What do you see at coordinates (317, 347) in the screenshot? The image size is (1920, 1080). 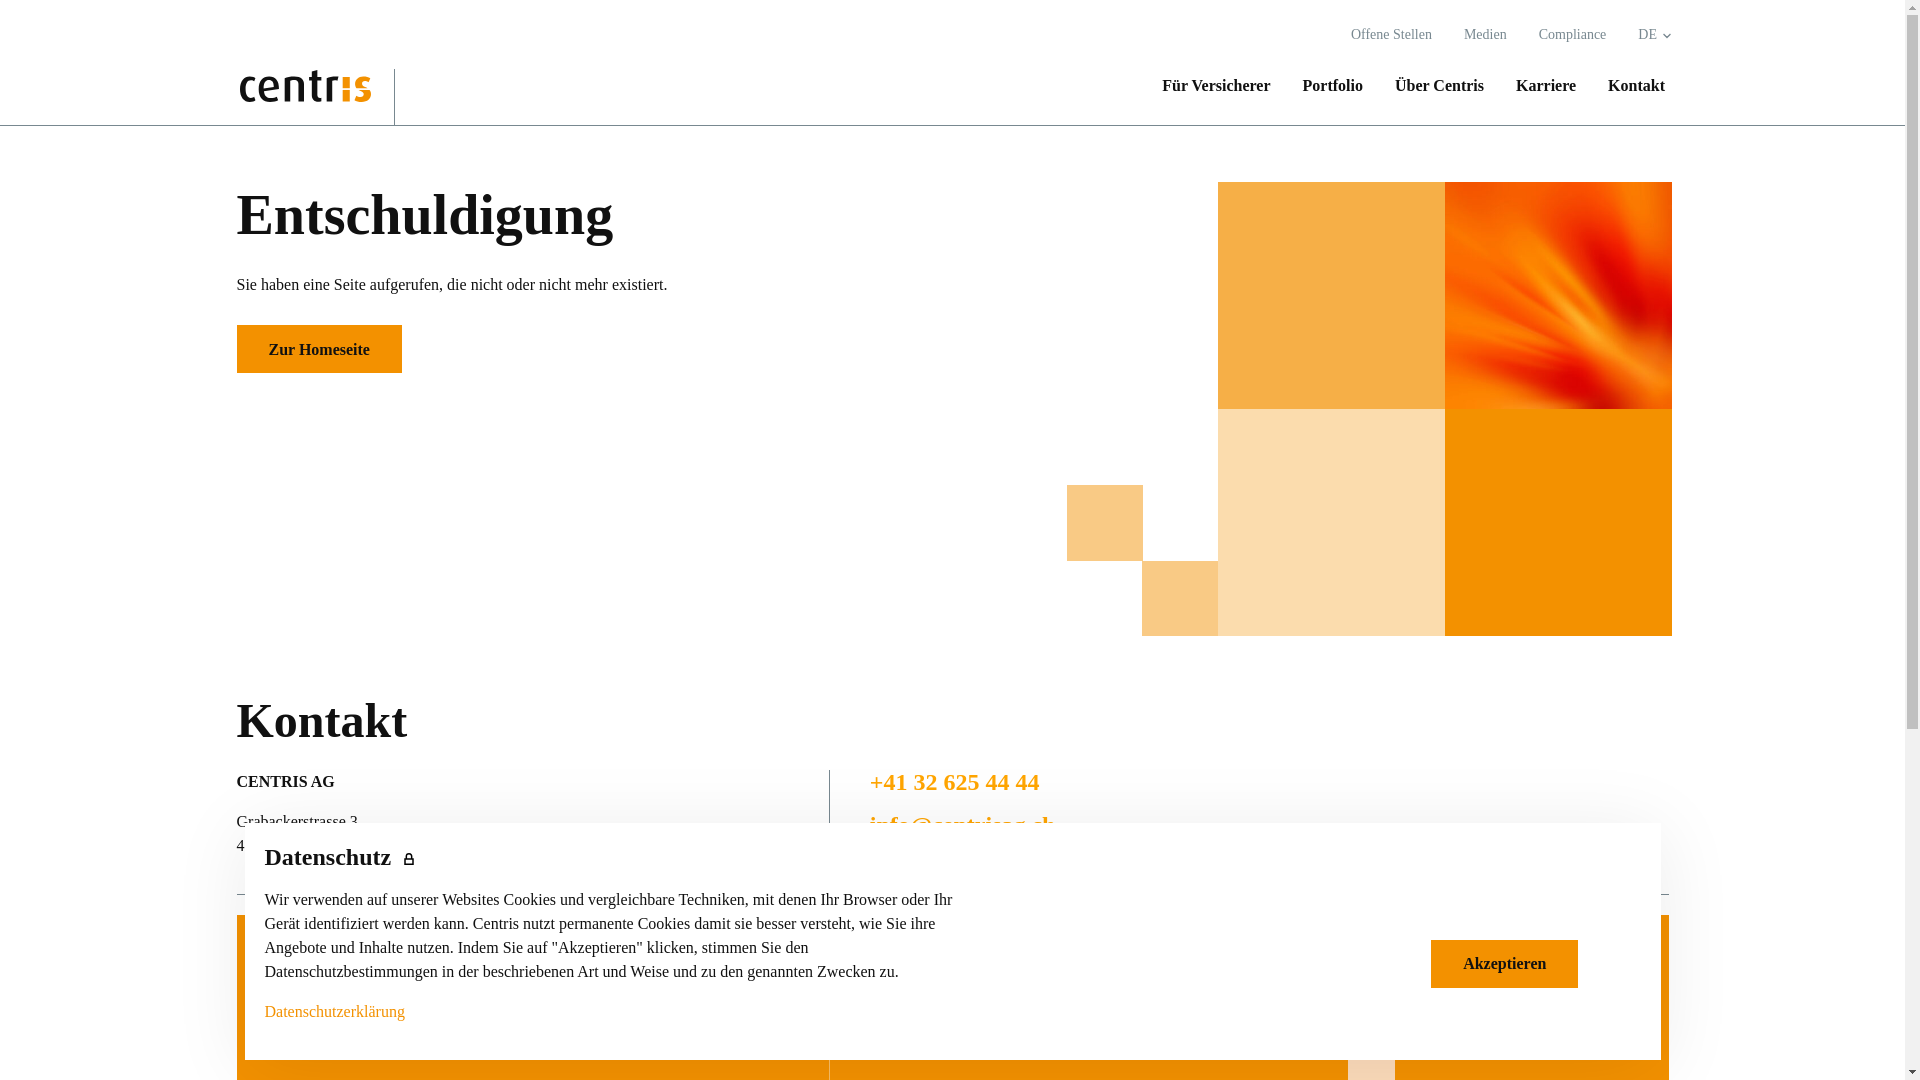 I see `'Zur Homeseite'` at bounding box center [317, 347].